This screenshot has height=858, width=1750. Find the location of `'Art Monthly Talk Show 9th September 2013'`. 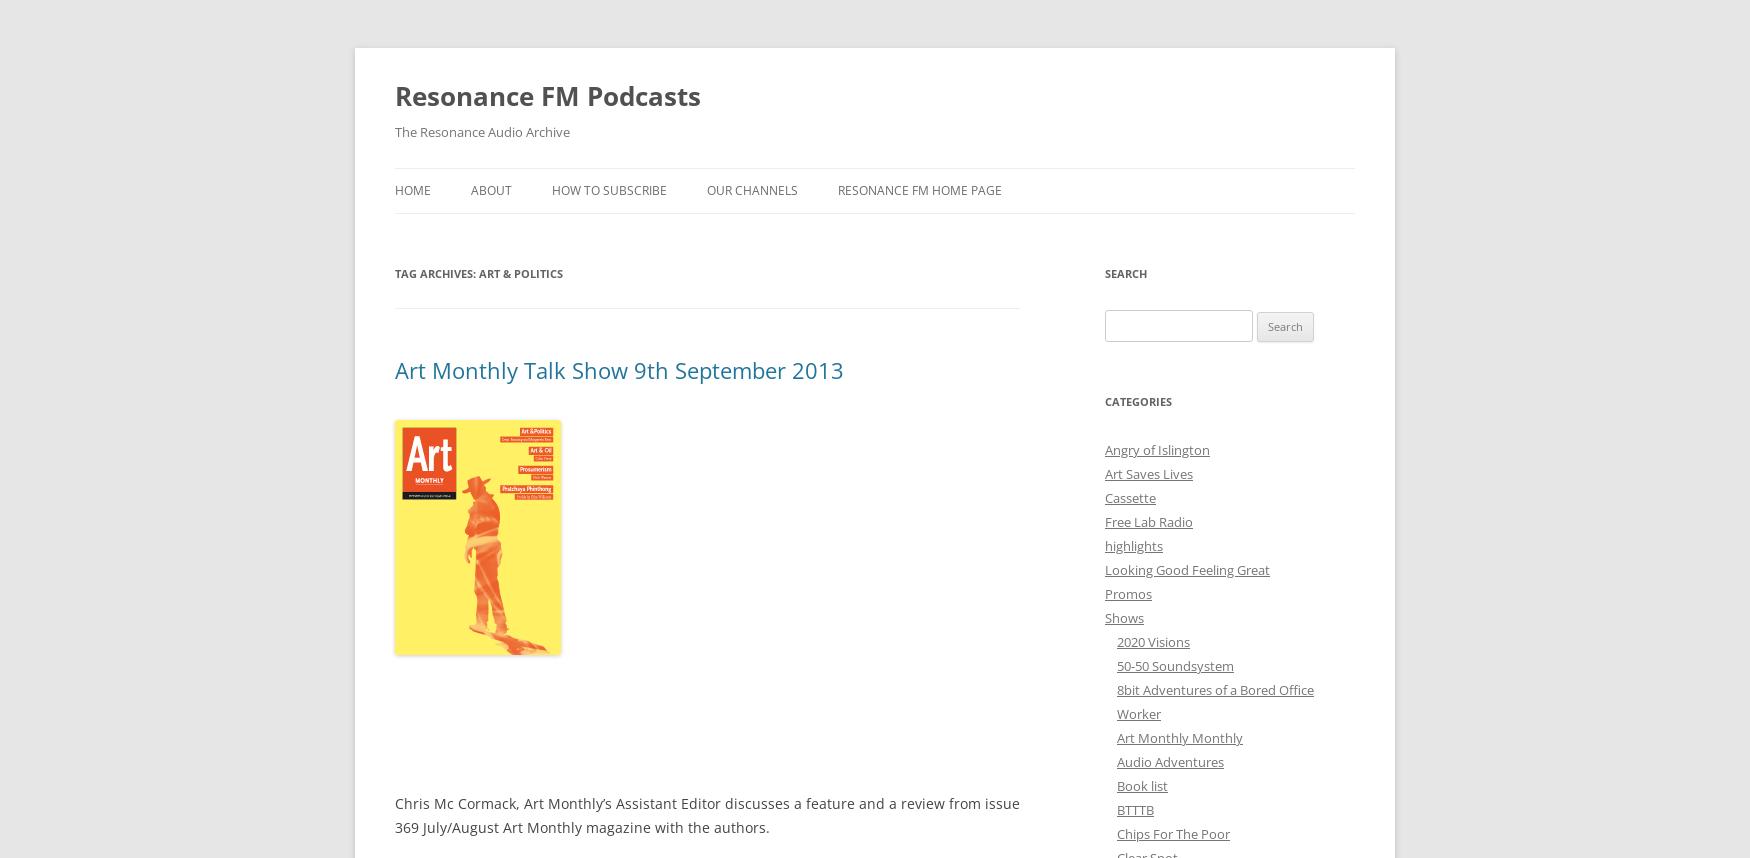

'Art Monthly Talk Show 9th September 2013' is located at coordinates (393, 369).